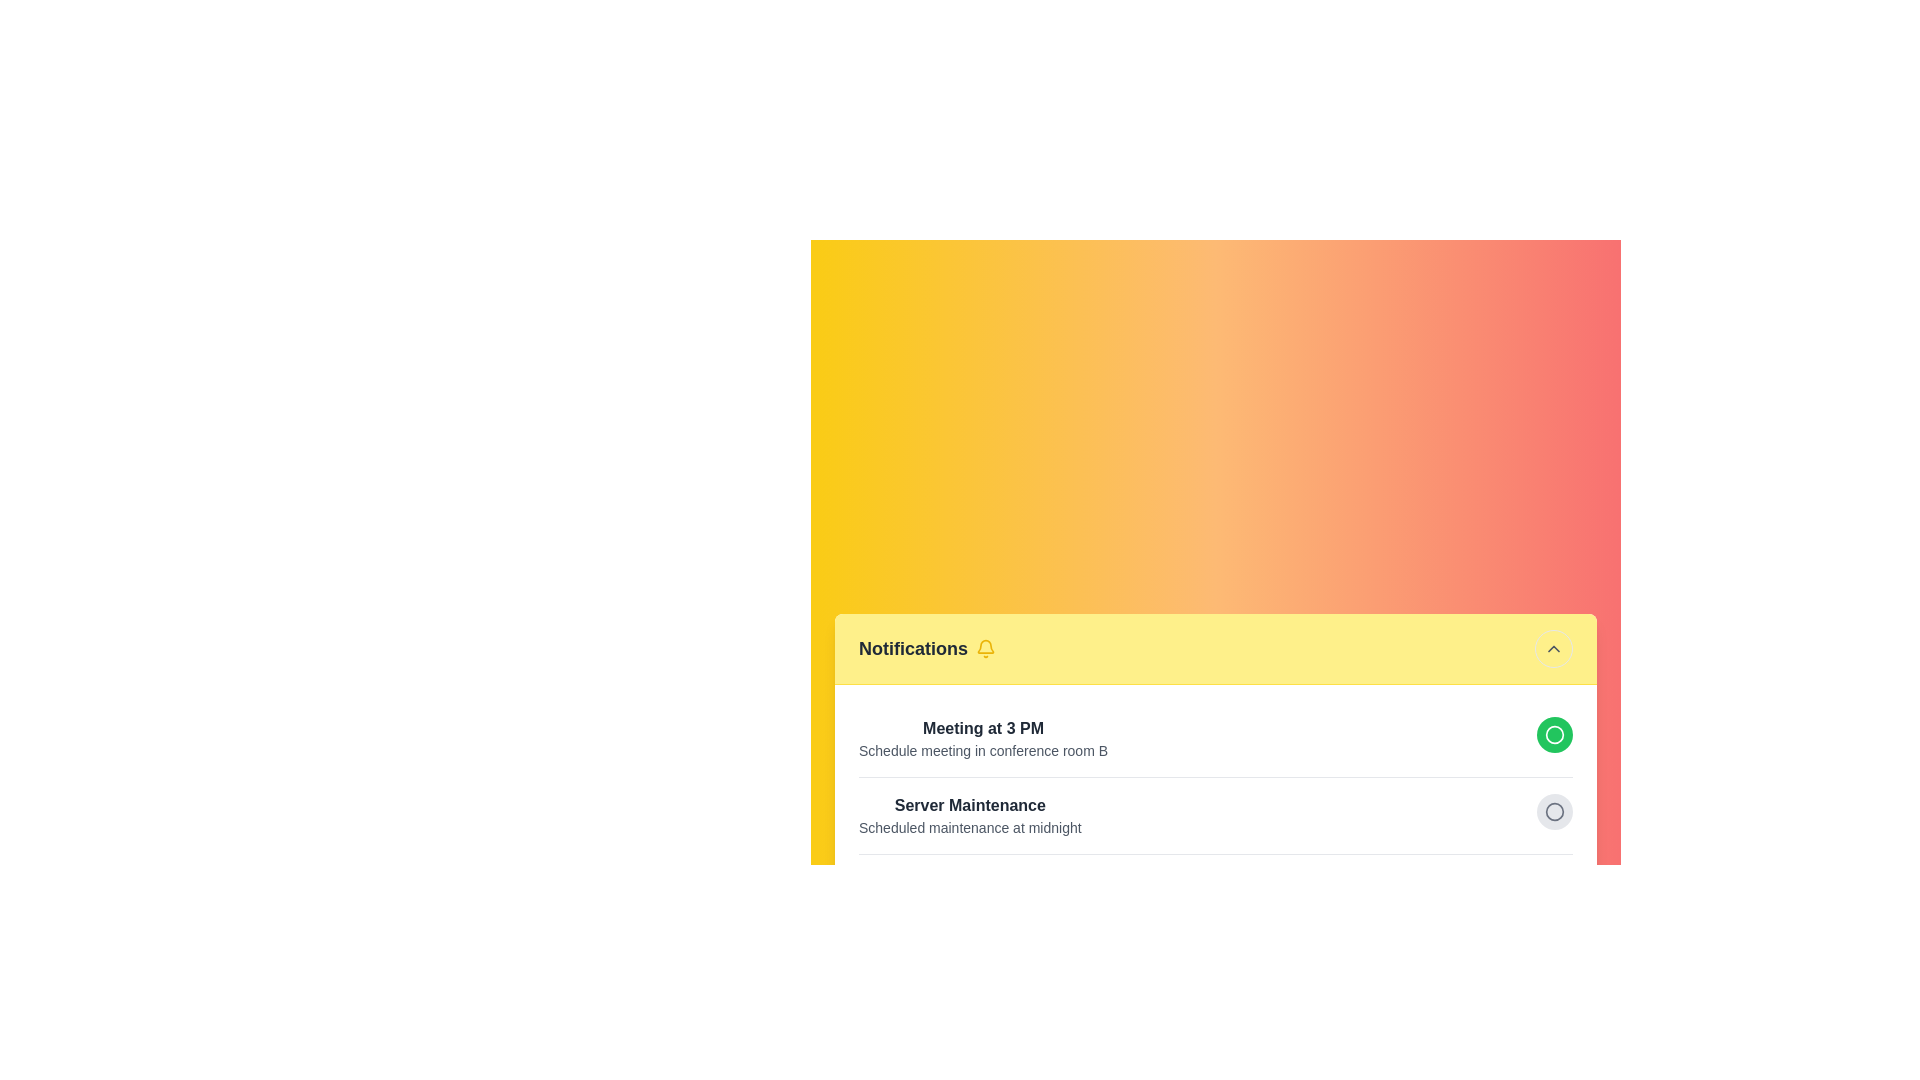  I want to click on the central icon within the rounded button located at the top right corner of the yellow notification bar, so click(1553, 648).